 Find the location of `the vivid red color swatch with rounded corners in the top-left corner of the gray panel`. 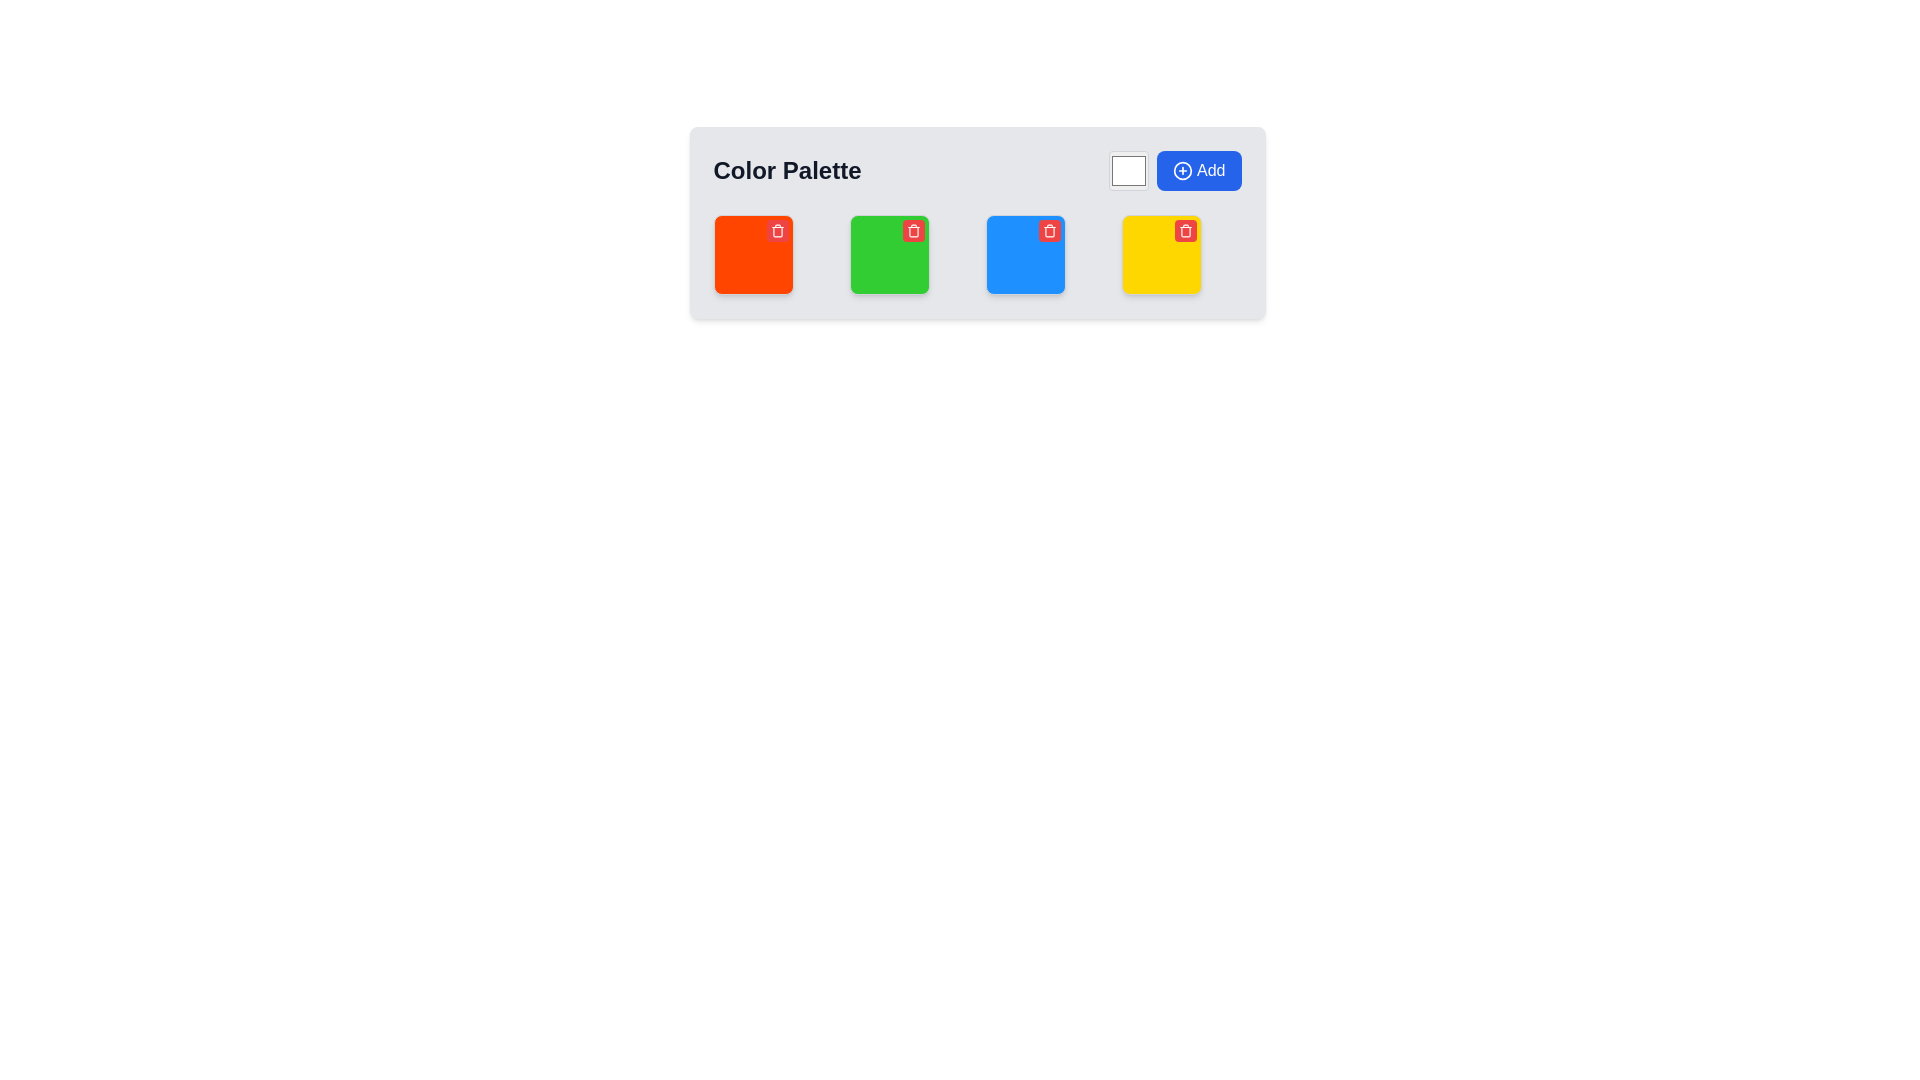

the vivid red color swatch with rounded corners in the top-left corner of the gray panel is located at coordinates (752, 253).